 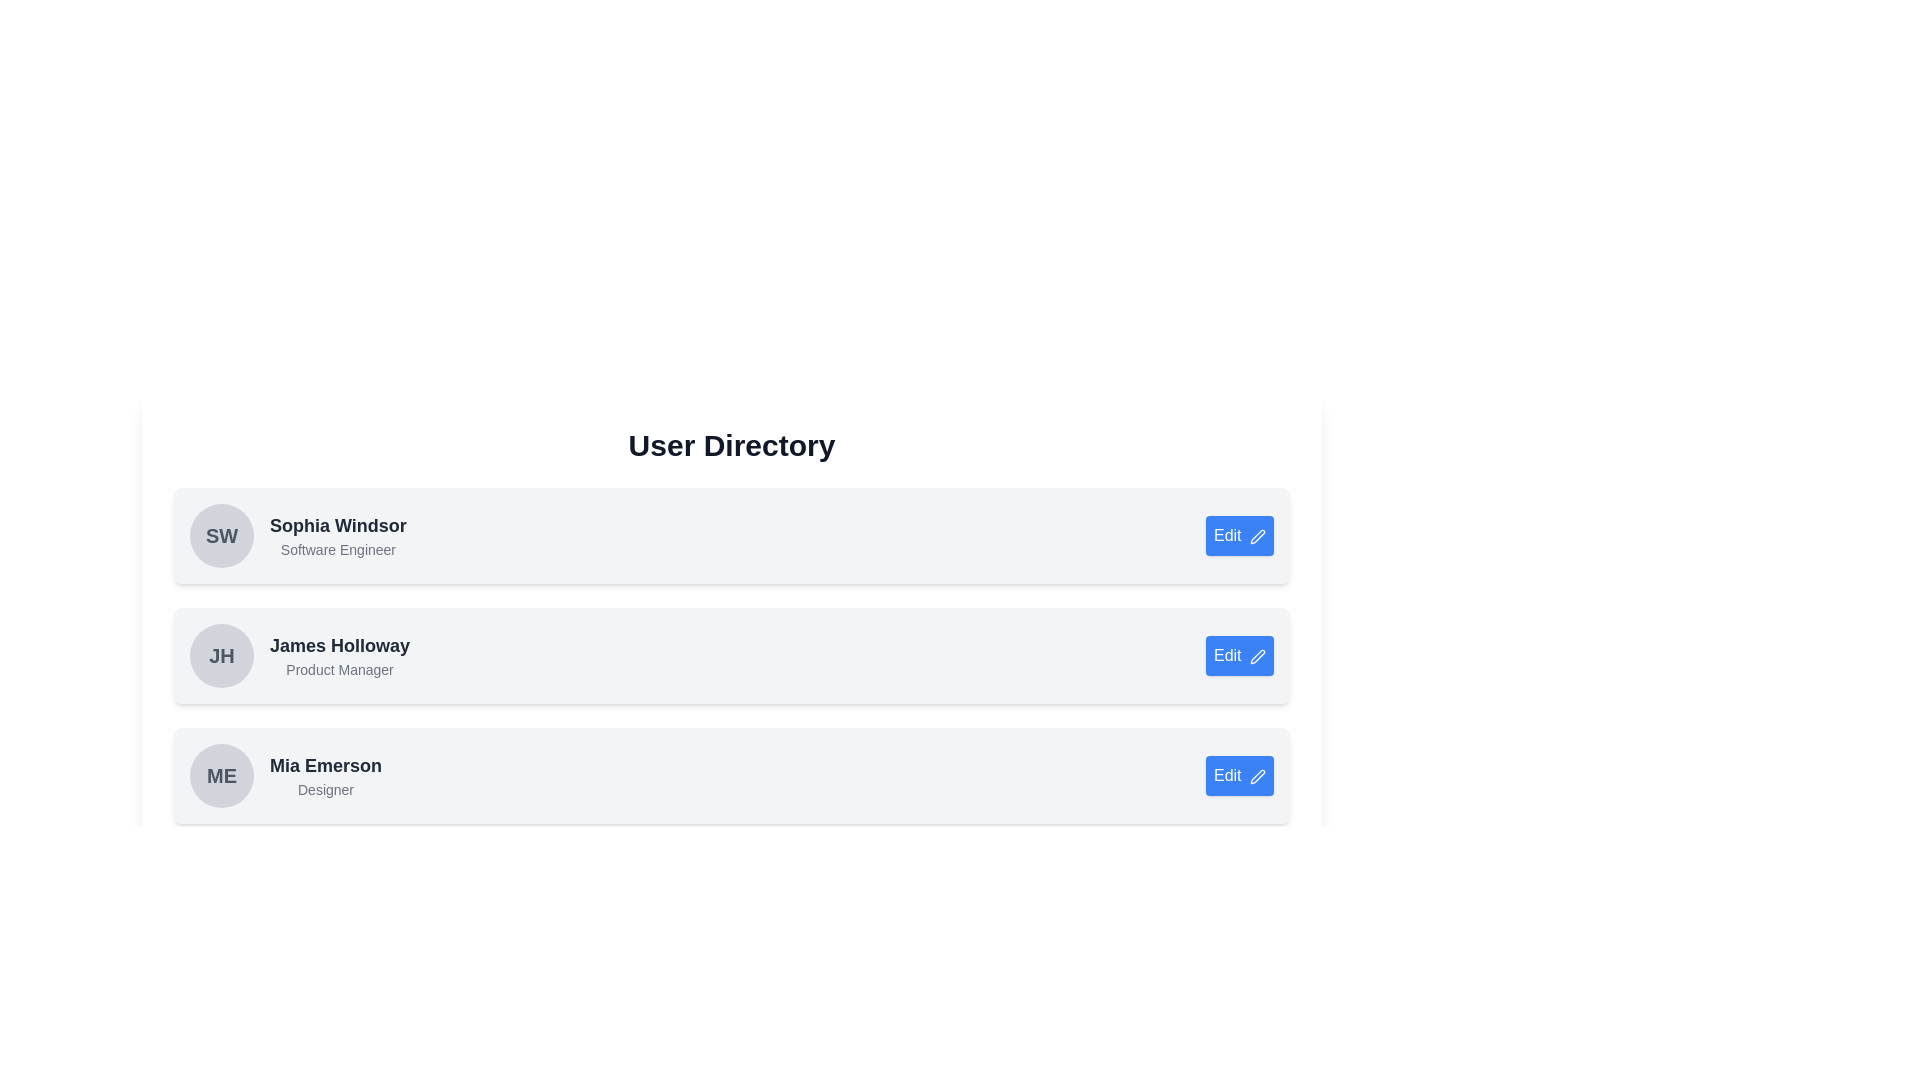 What do you see at coordinates (221, 774) in the screenshot?
I see `the circular Avatar placeholder with a light gray background and 'ME' text, located in the third row of the user listing component, to the left of 'Mia Emerson' and 'Designer'` at bounding box center [221, 774].